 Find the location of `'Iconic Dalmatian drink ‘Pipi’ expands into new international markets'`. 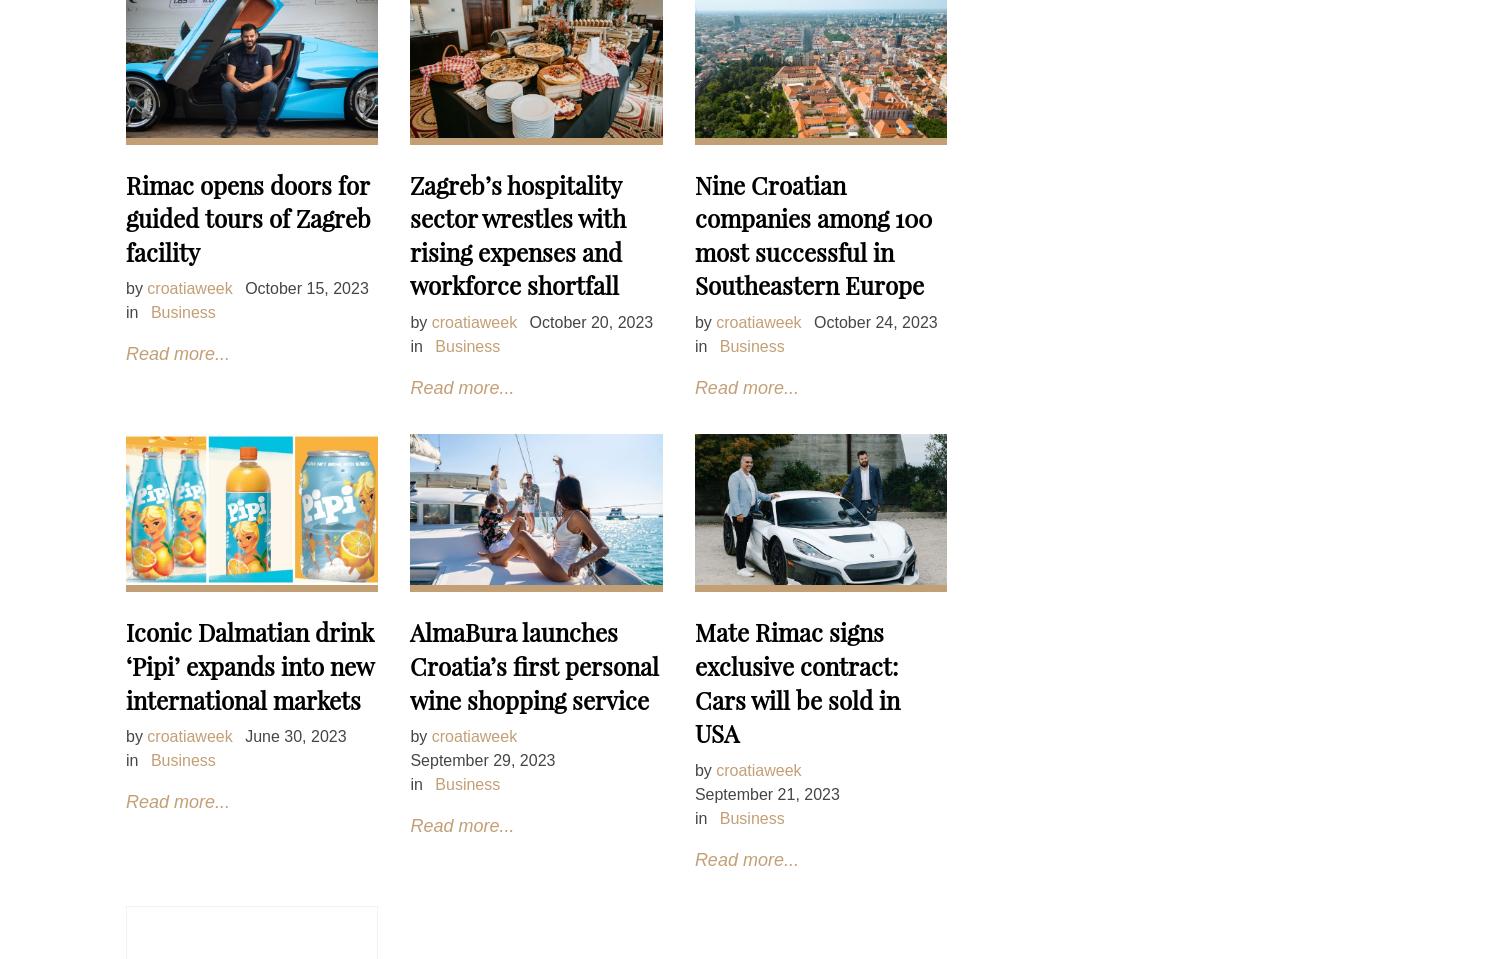

'Iconic Dalmatian drink ‘Pipi’ expands into new international markets' is located at coordinates (250, 665).